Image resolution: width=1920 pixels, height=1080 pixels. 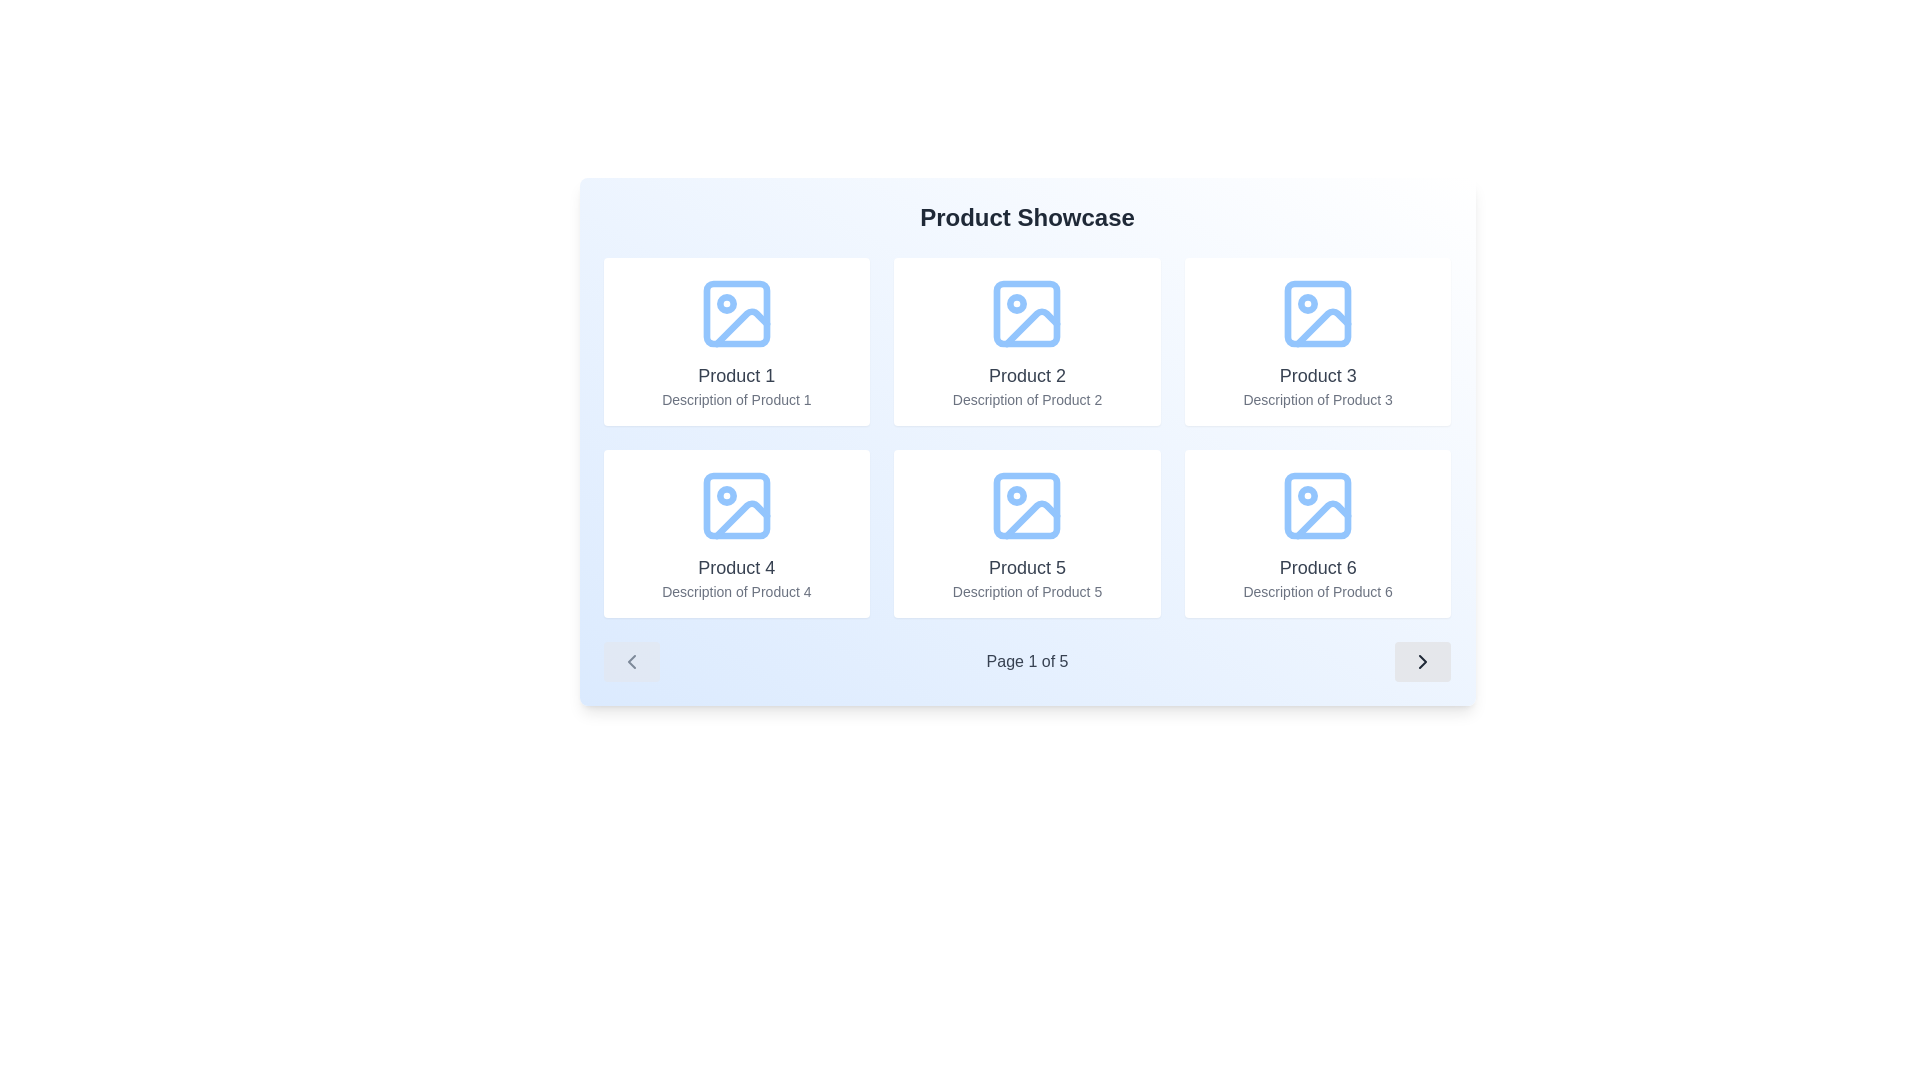 I want to click on the text label displaying 'Product 1', which is located in the first product card at the top-left of the grid layout, above the description text and below the product icon, so click(x=735, y=375).